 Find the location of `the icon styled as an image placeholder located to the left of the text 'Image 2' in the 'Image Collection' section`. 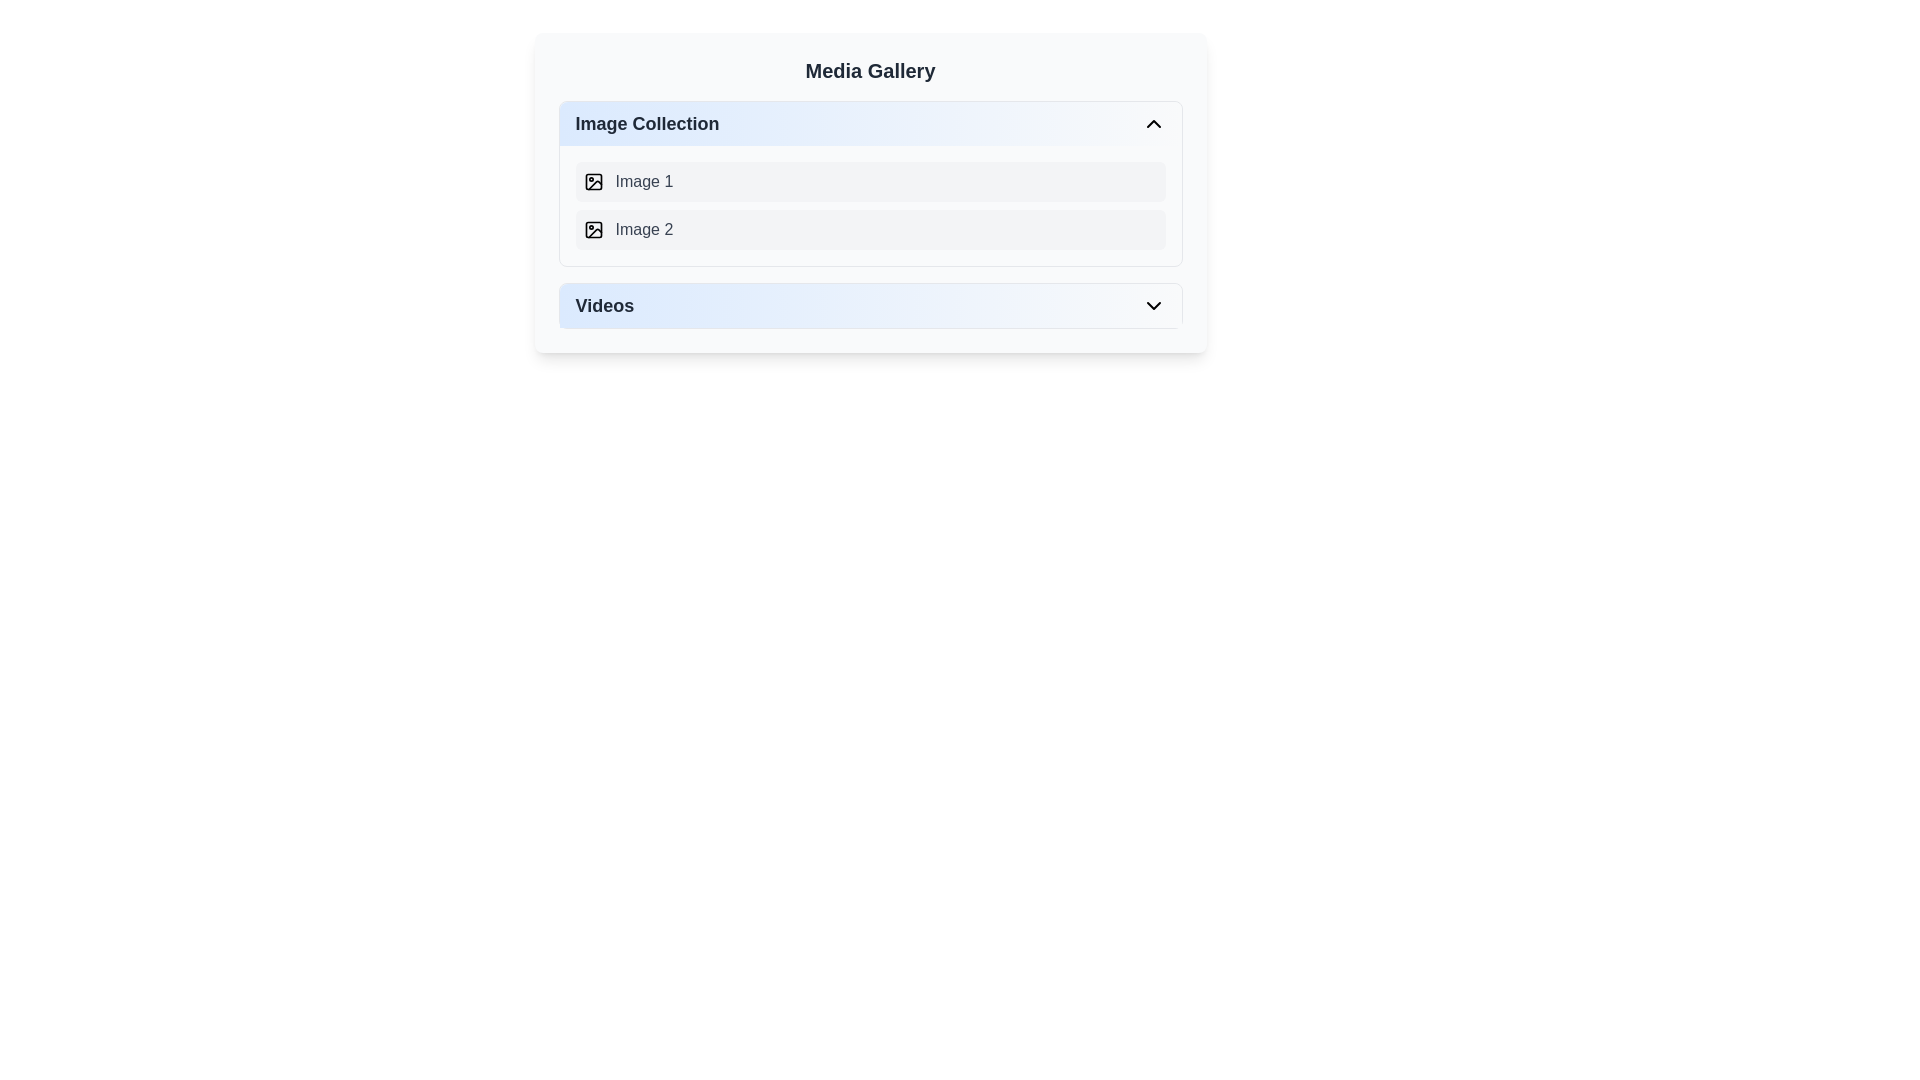

the icon styled as an image placeholder located to the left of the text 'Image 2' in the 'Image Collection' section is located at coordinates (592, 229).